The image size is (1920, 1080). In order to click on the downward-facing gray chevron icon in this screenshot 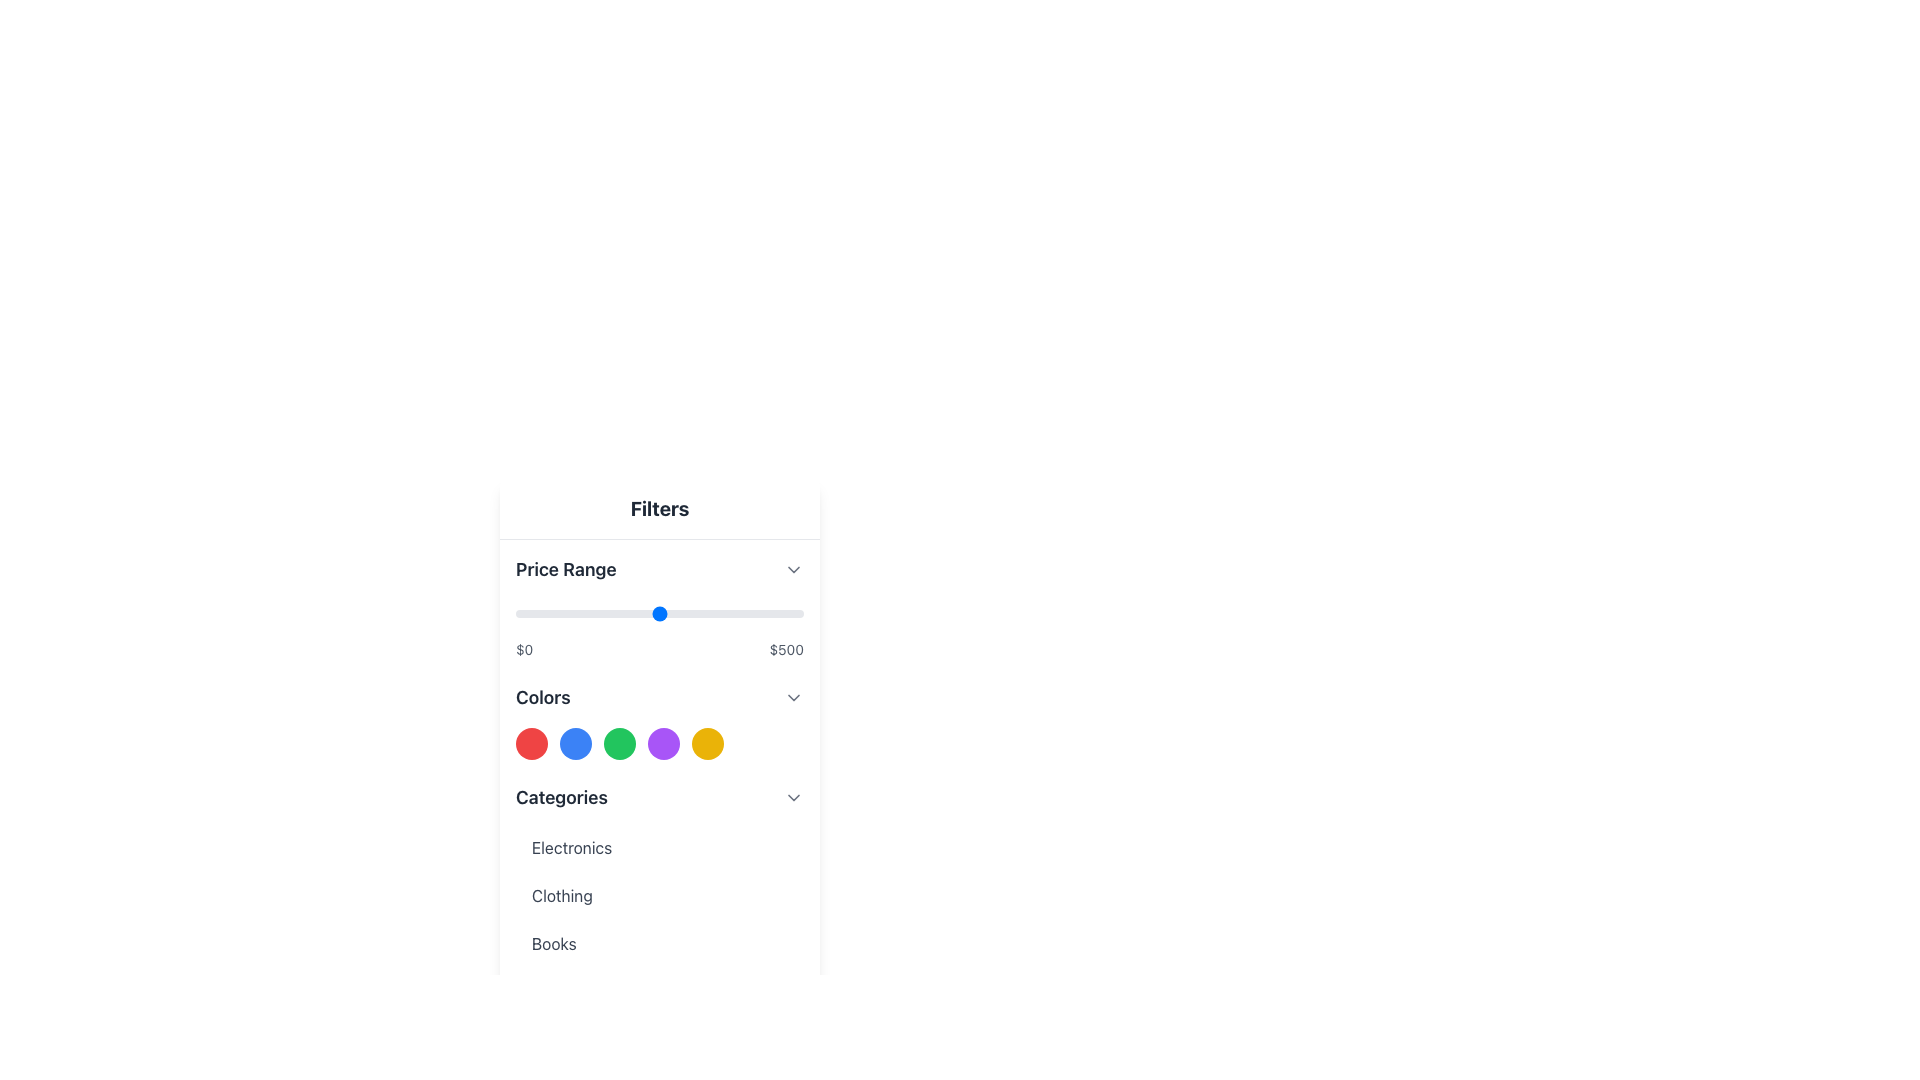, I will do `click(792, 797)`.